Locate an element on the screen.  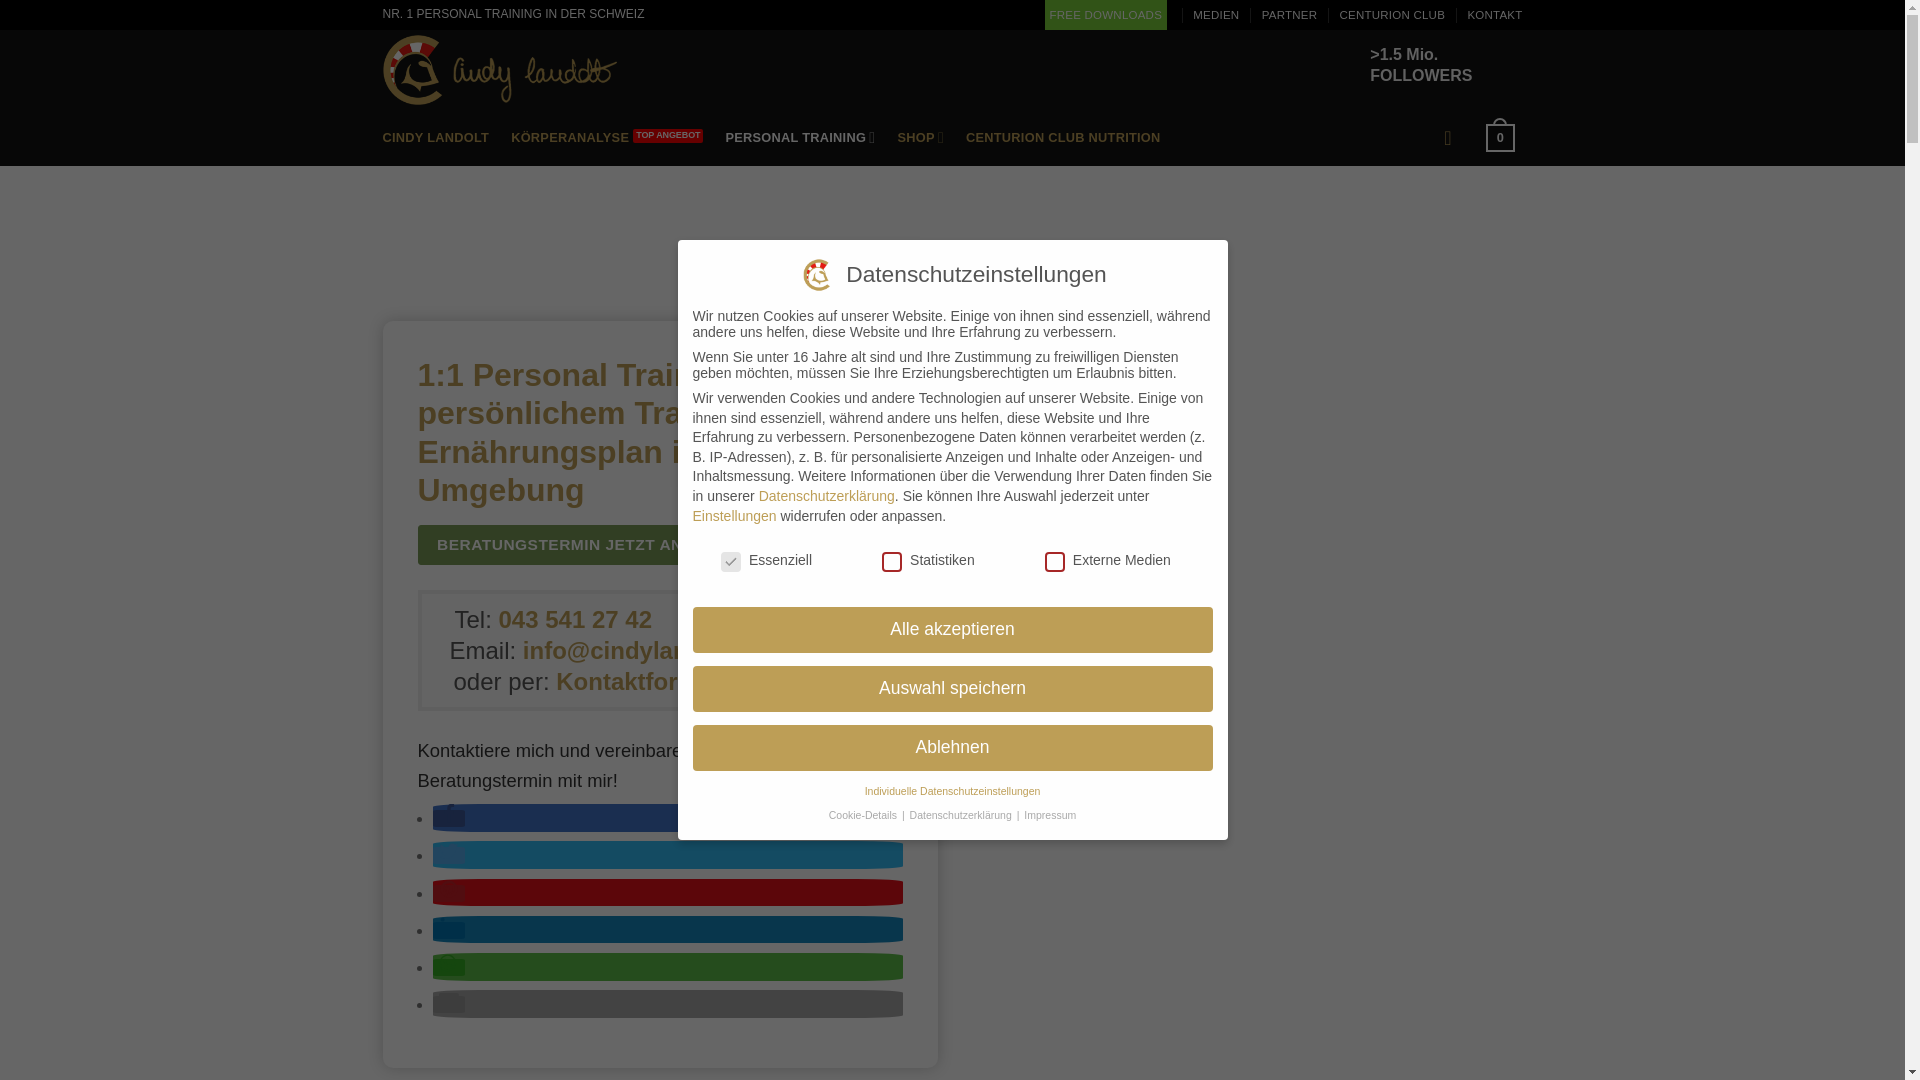
'KONTAKT' is located at coordinates (1494, 15).